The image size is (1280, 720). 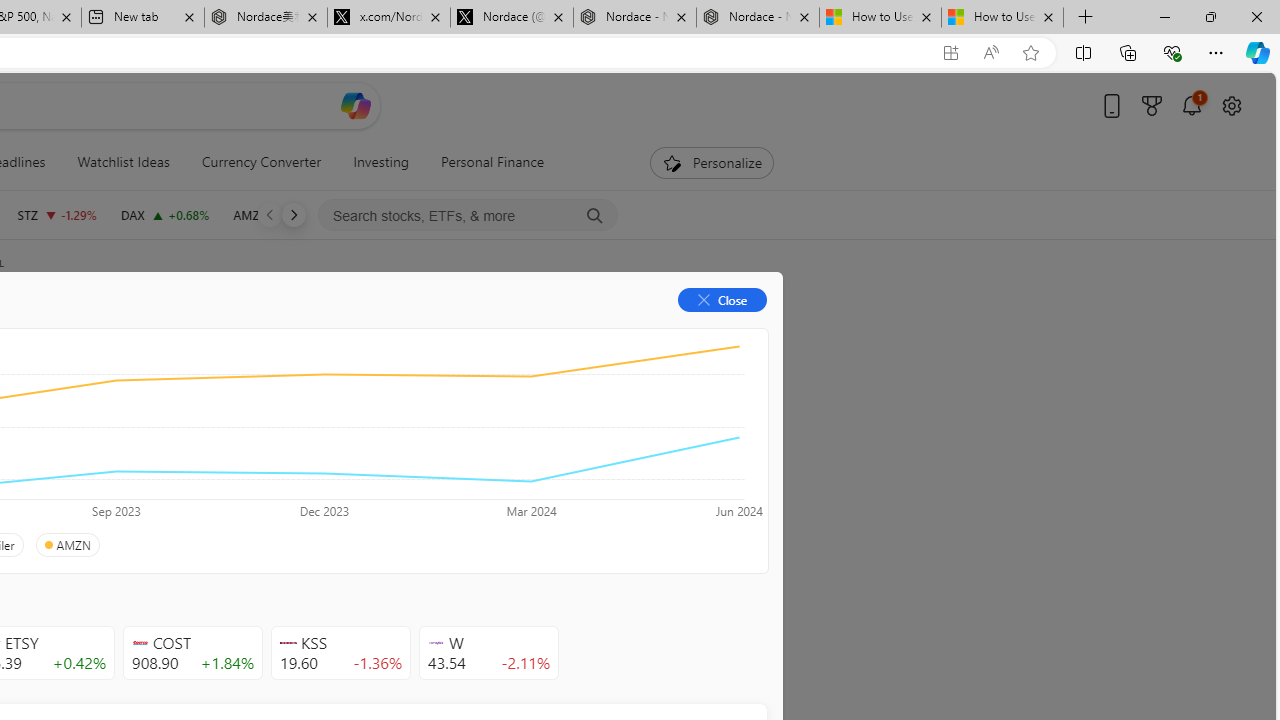 I want to click on 'Next', so click(x=292, y=214).